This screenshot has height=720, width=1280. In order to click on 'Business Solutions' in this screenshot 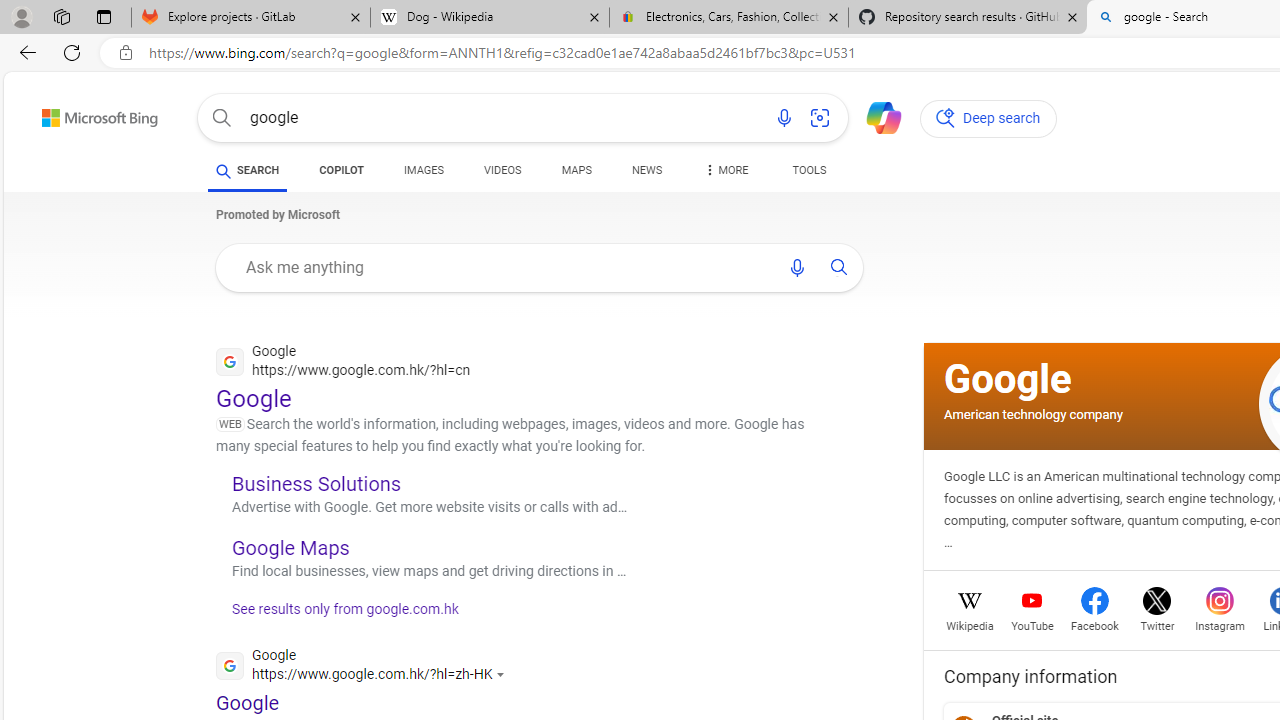, I will do `click(315, 483)`.